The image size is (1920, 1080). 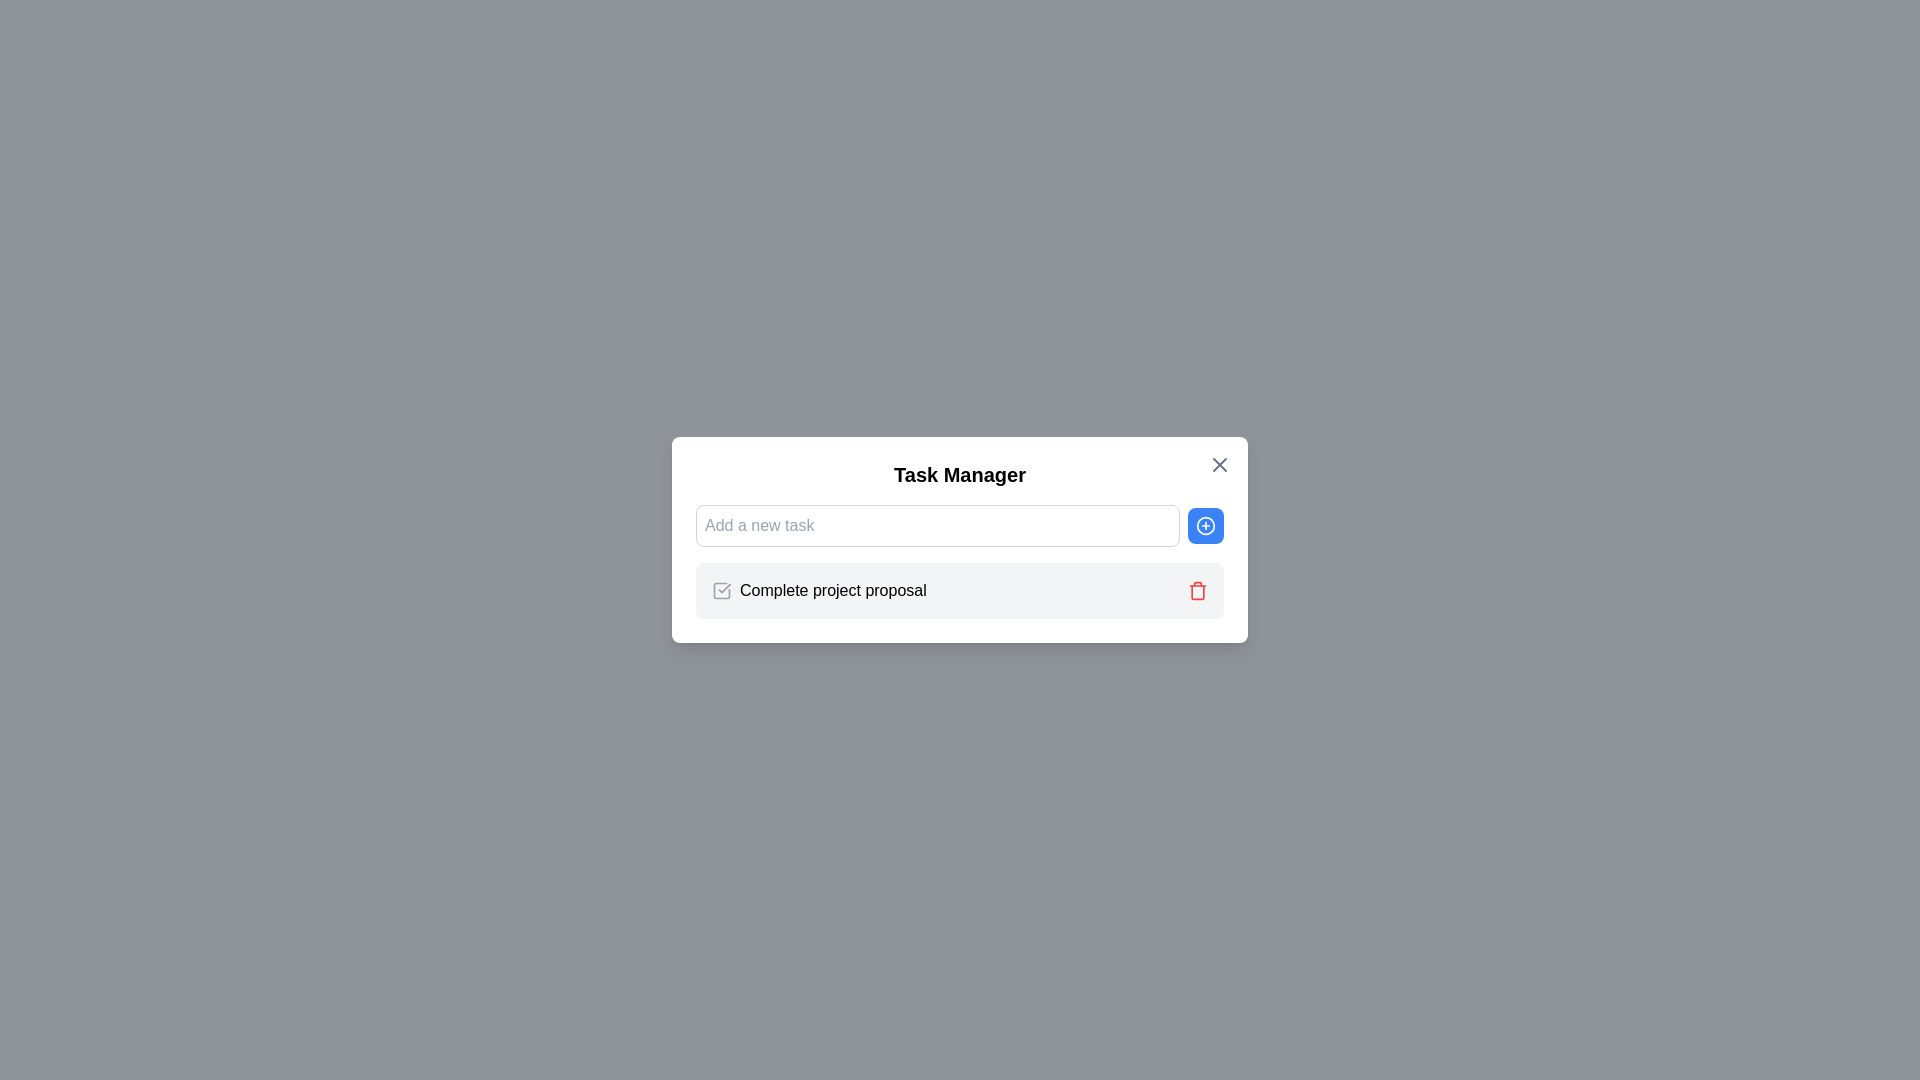 I want to click on the 'Add Task' button located to the right of the 'Add a new task' input field in the 'Task Manager' interface, so click(x=1204, y=524).